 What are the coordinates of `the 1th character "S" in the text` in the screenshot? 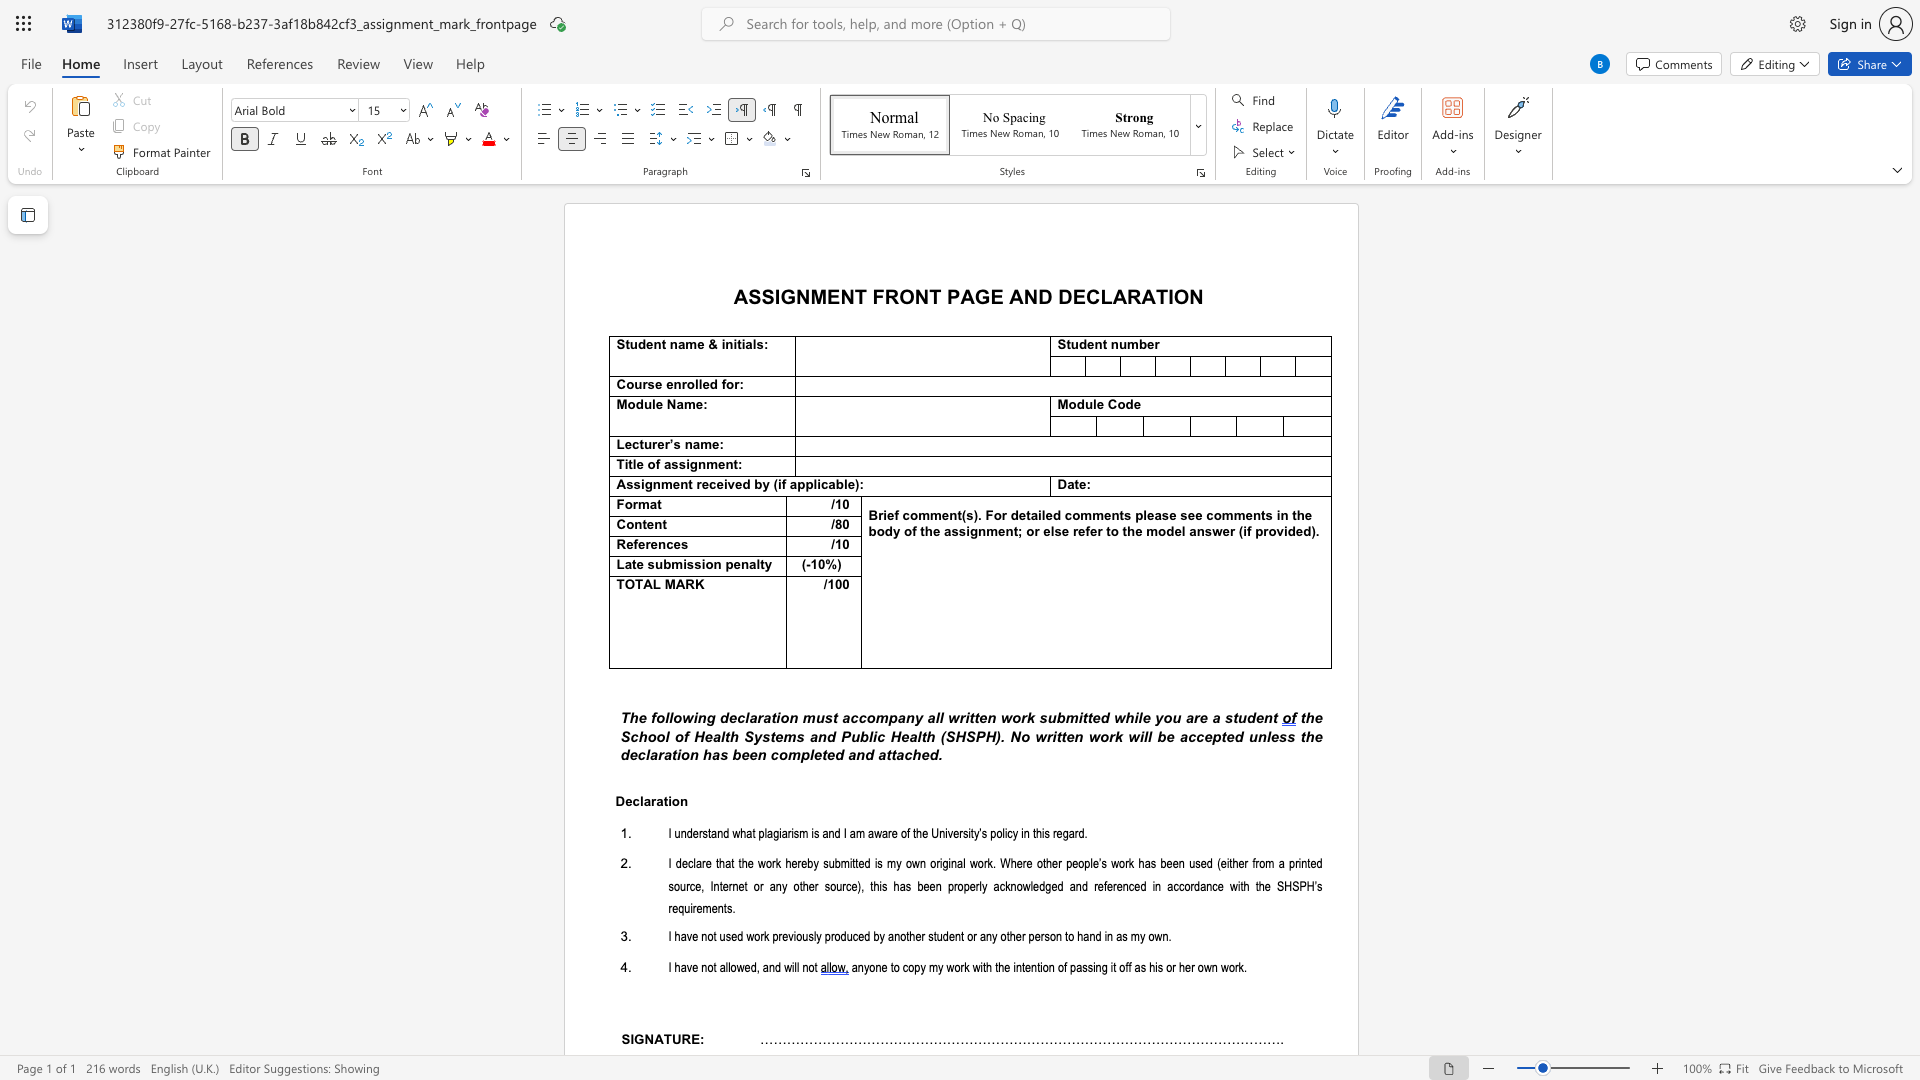 It's located at (619, 343).